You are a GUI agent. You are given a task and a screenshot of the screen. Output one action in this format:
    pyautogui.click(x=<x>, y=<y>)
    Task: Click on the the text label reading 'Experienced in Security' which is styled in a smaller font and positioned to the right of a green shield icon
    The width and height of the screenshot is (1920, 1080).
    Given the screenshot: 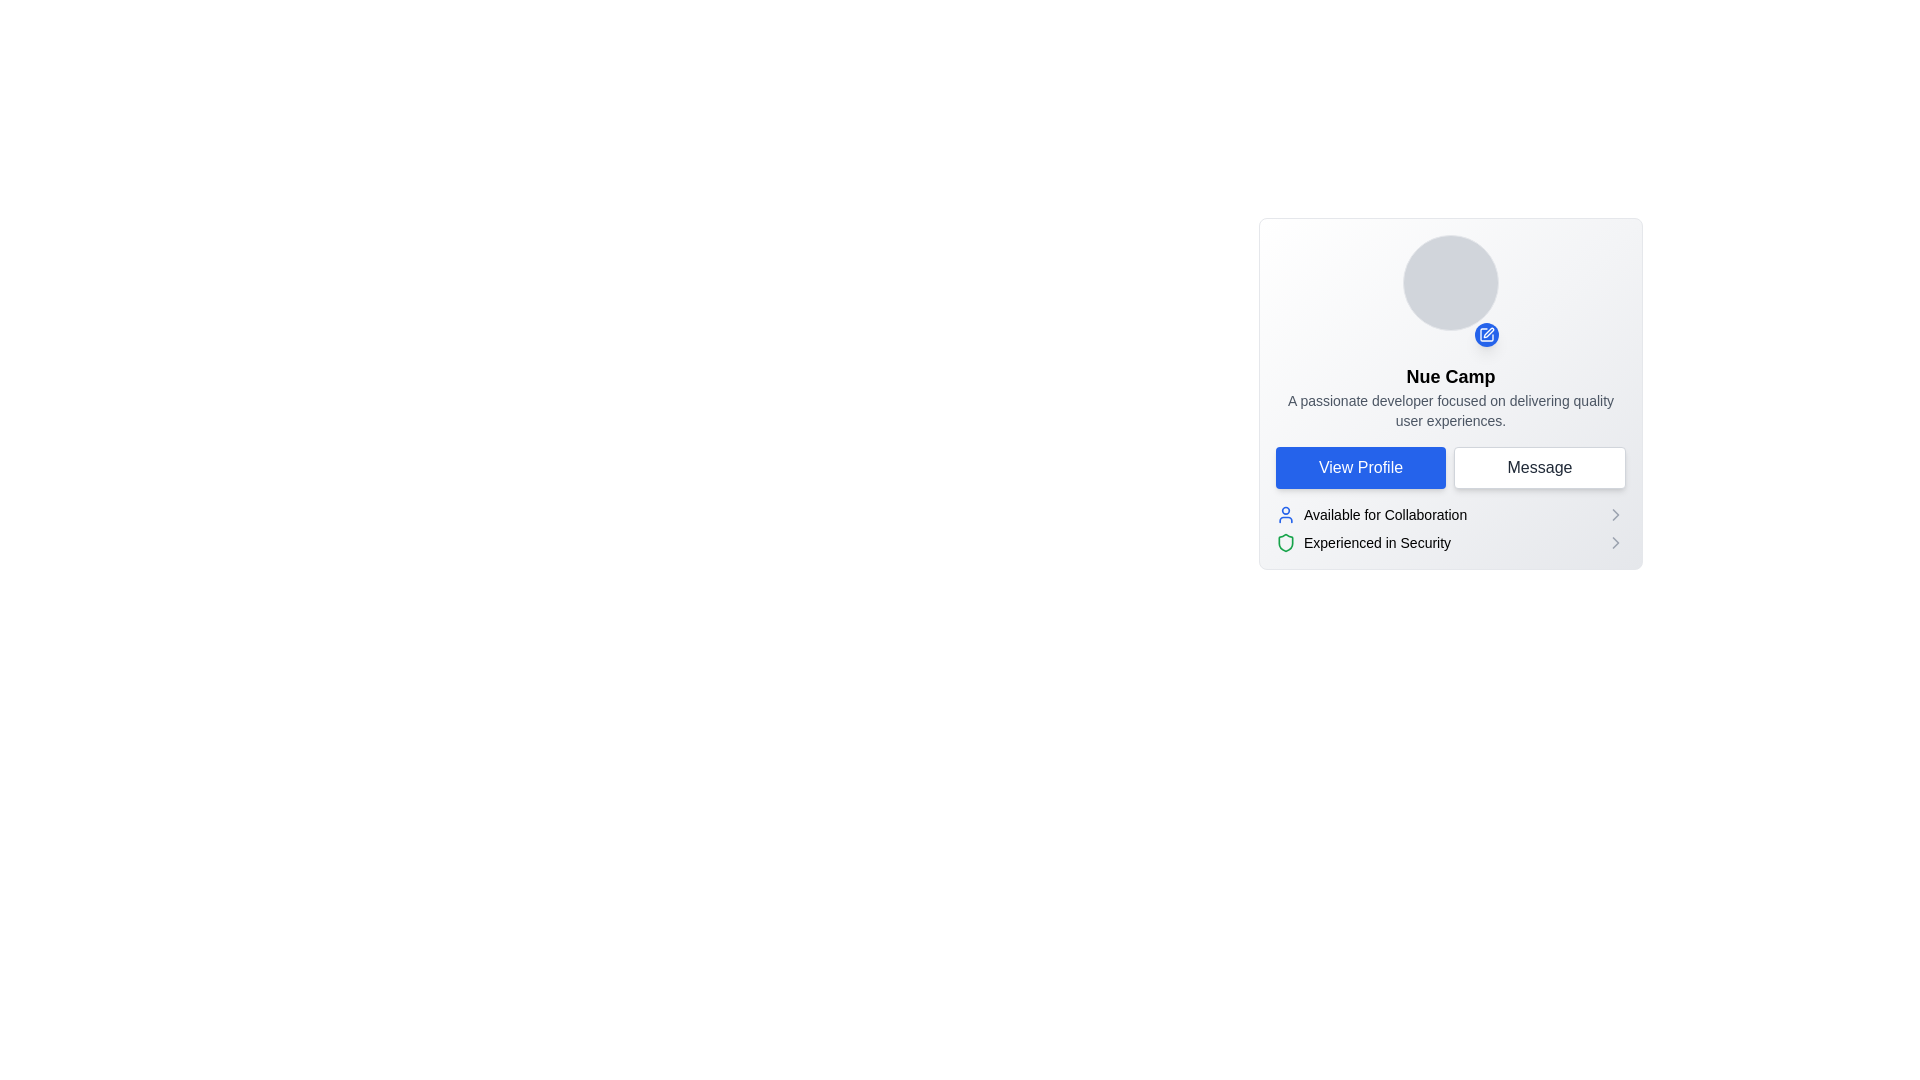 What is the action you would take?
    pyautogui.click(x=1376, y=543)
    